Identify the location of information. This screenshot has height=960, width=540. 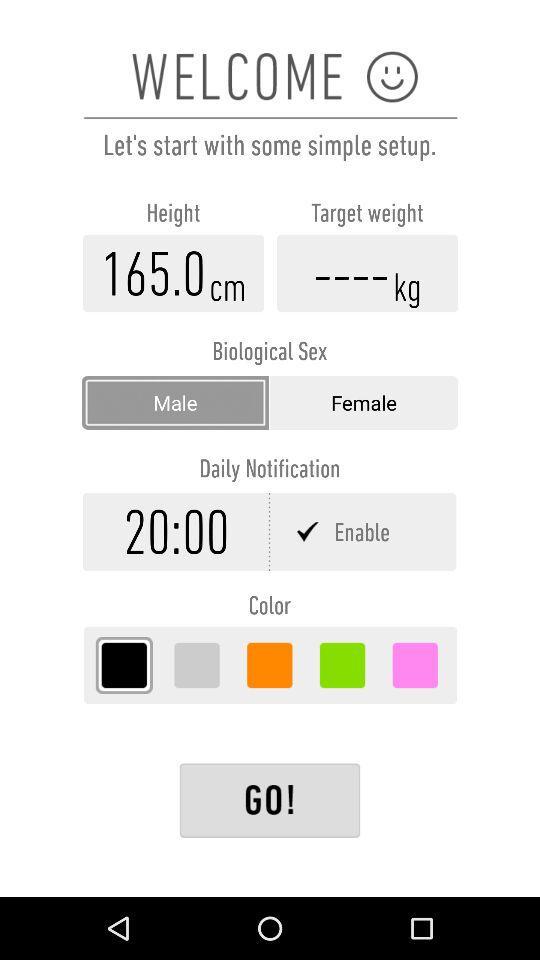
(173, 272).